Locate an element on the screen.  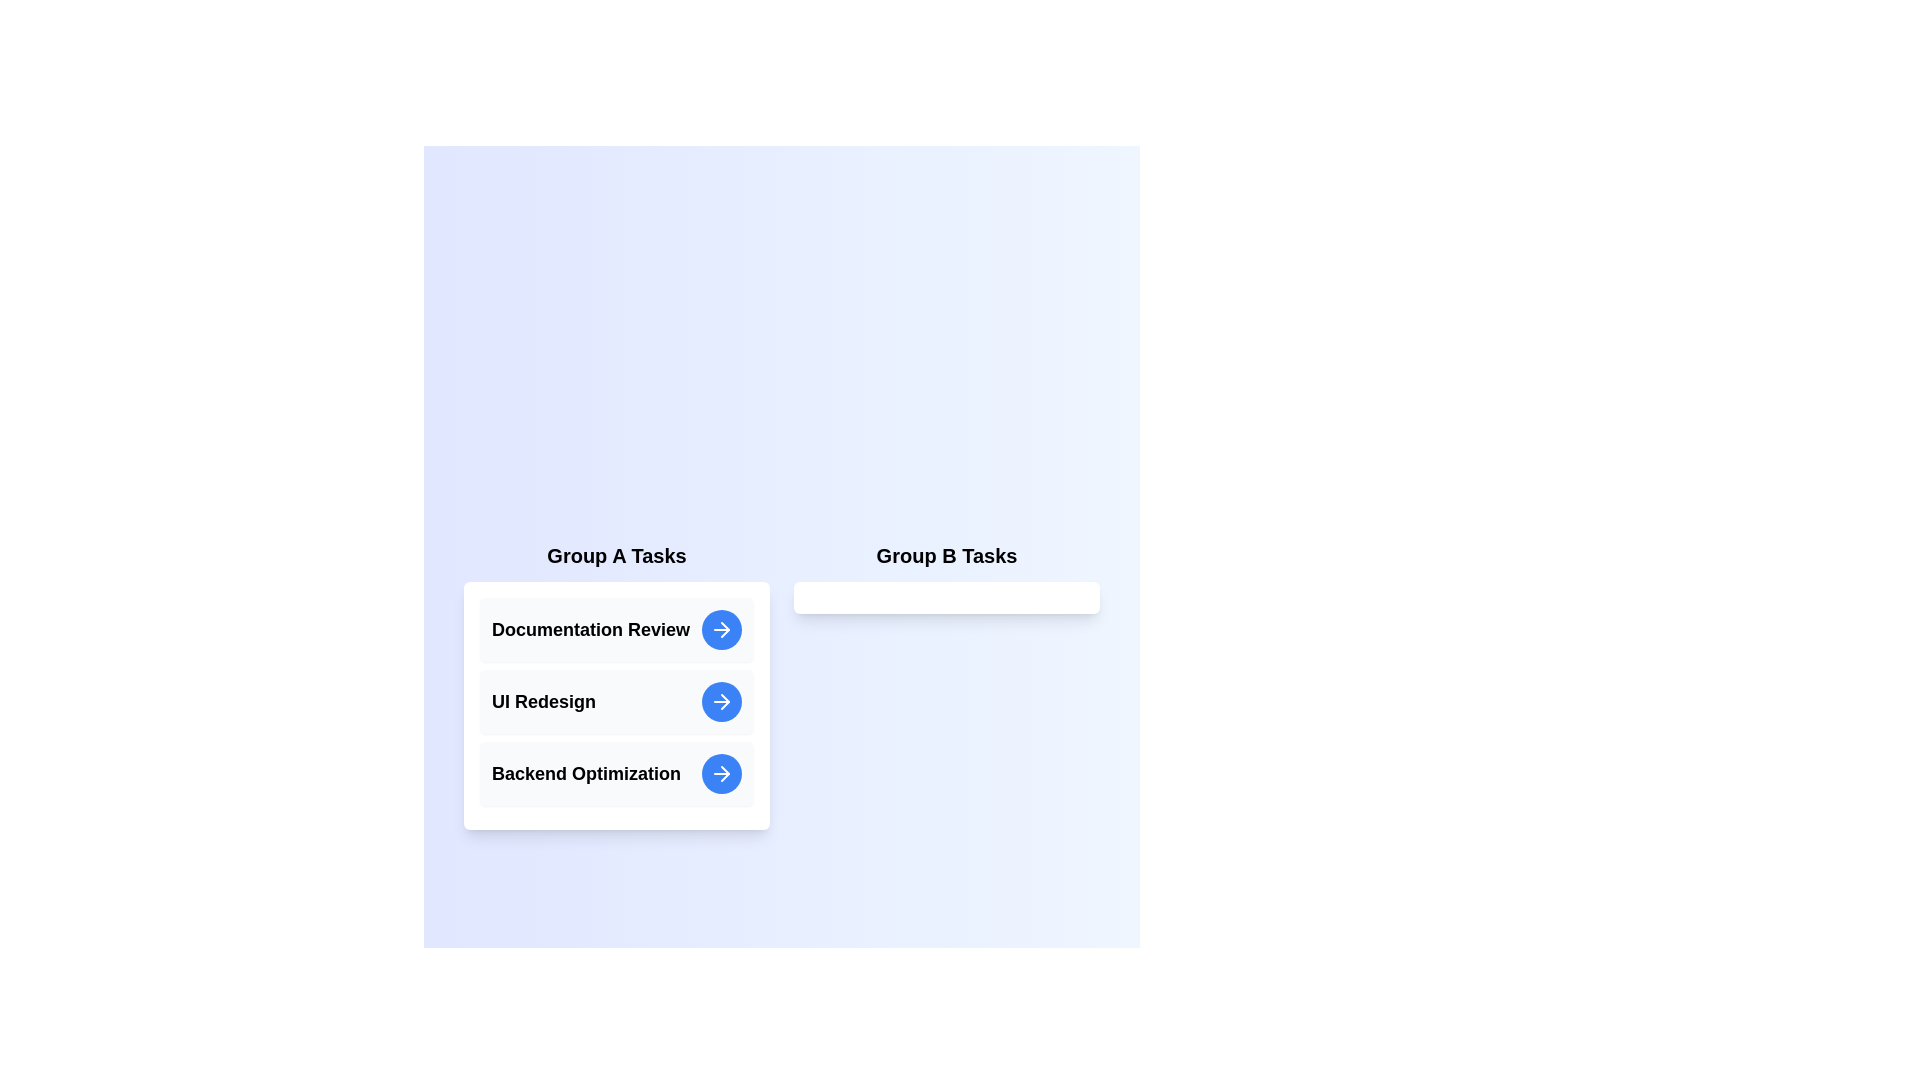
the task entry Backend Optimization in Group A to inspect its details is located at coordinates (616, 773).